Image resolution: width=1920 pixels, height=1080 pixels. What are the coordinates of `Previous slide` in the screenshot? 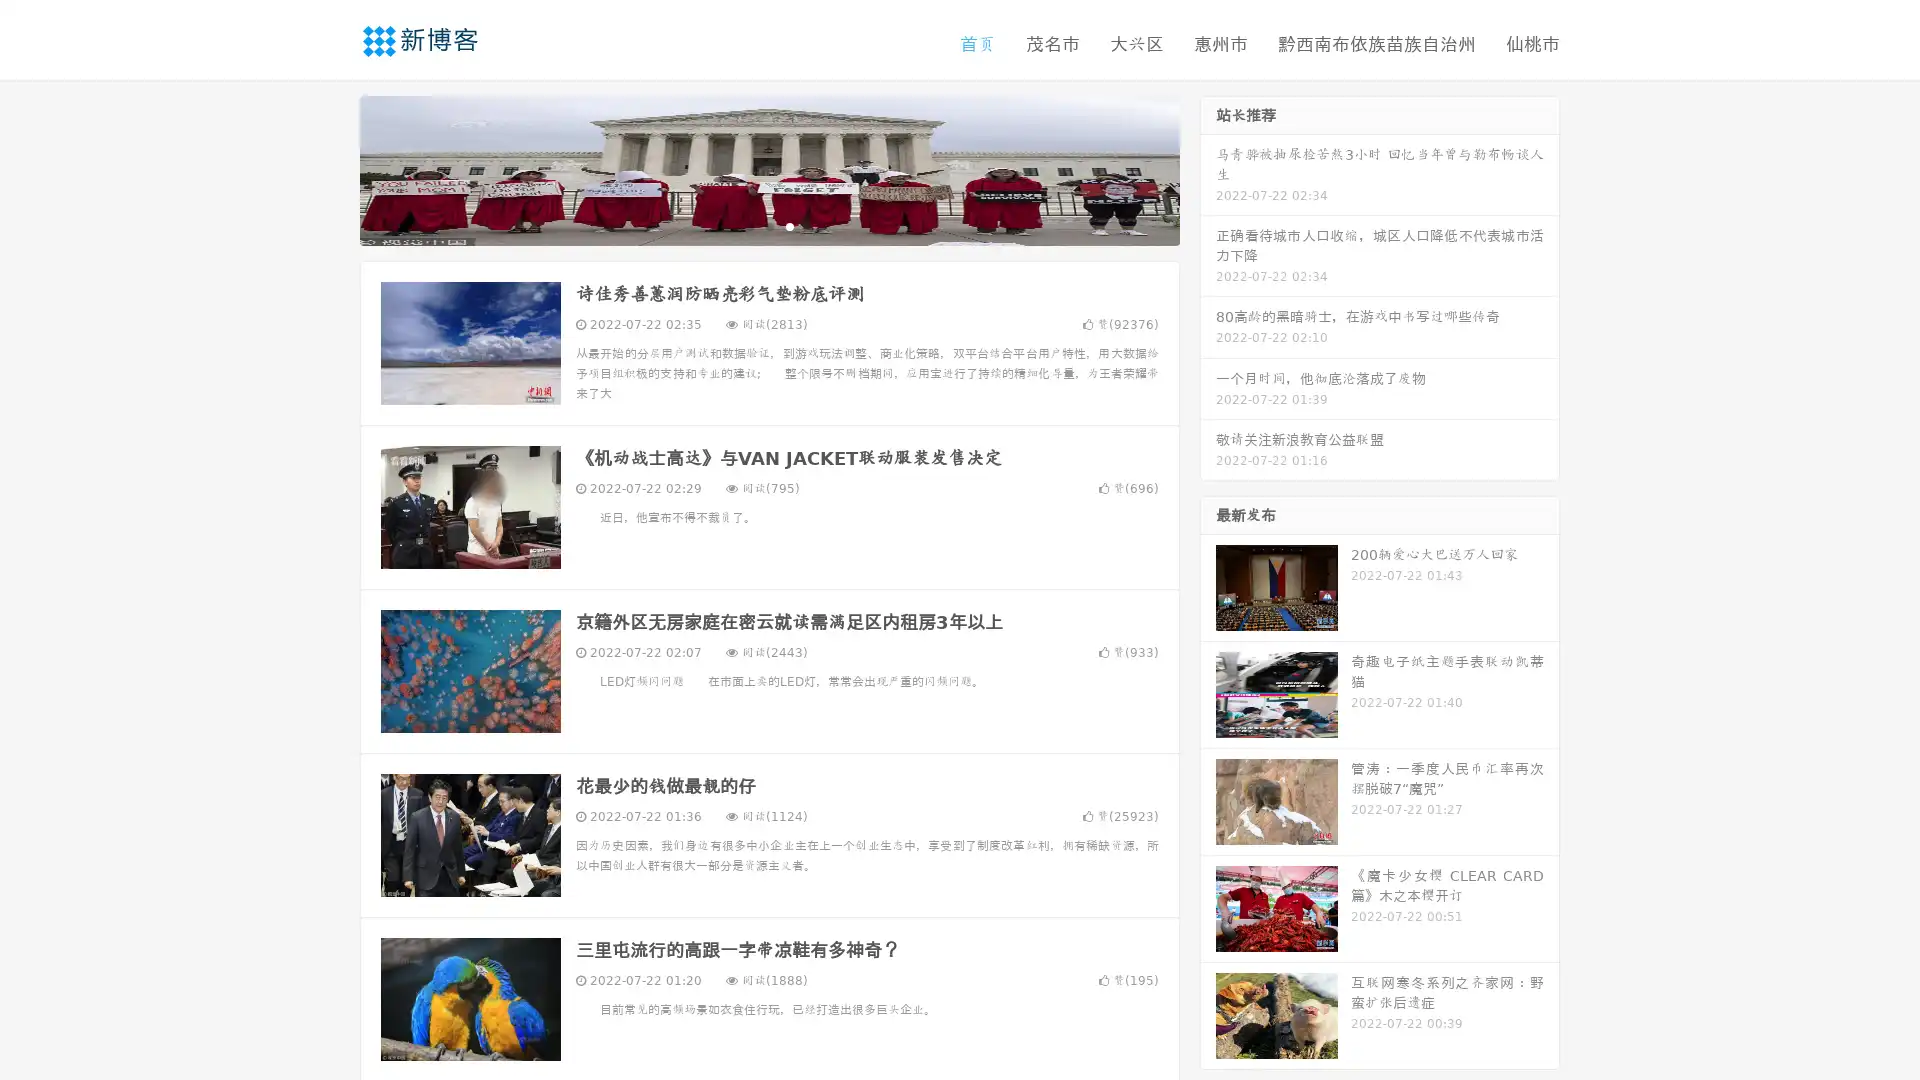 It's located at (330, 168).